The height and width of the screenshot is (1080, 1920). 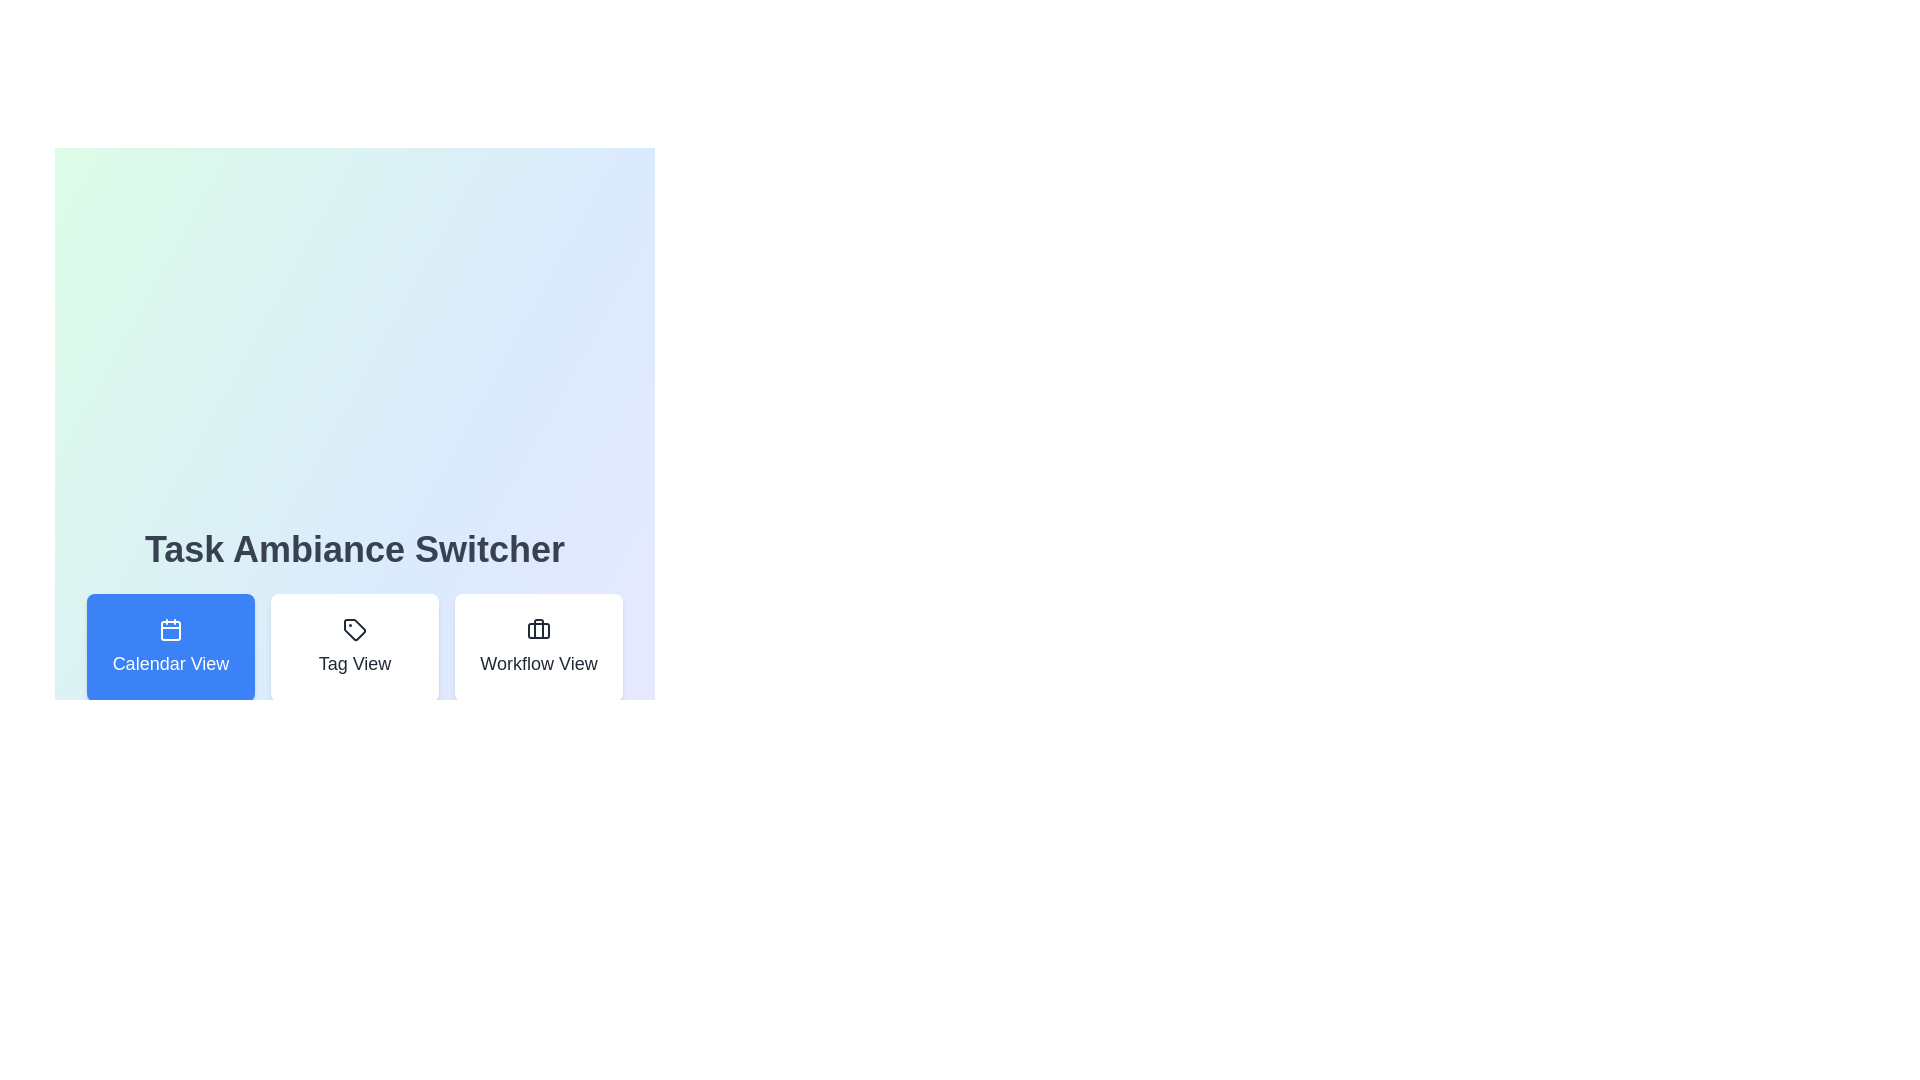 What do you see at coordinates (171, 663) in the screenshot?
I see `the 'Calendar View' text label, which is bold and located below a calendar icon, distinguished by its blue background and white text color` at bounding box center [171, 663].